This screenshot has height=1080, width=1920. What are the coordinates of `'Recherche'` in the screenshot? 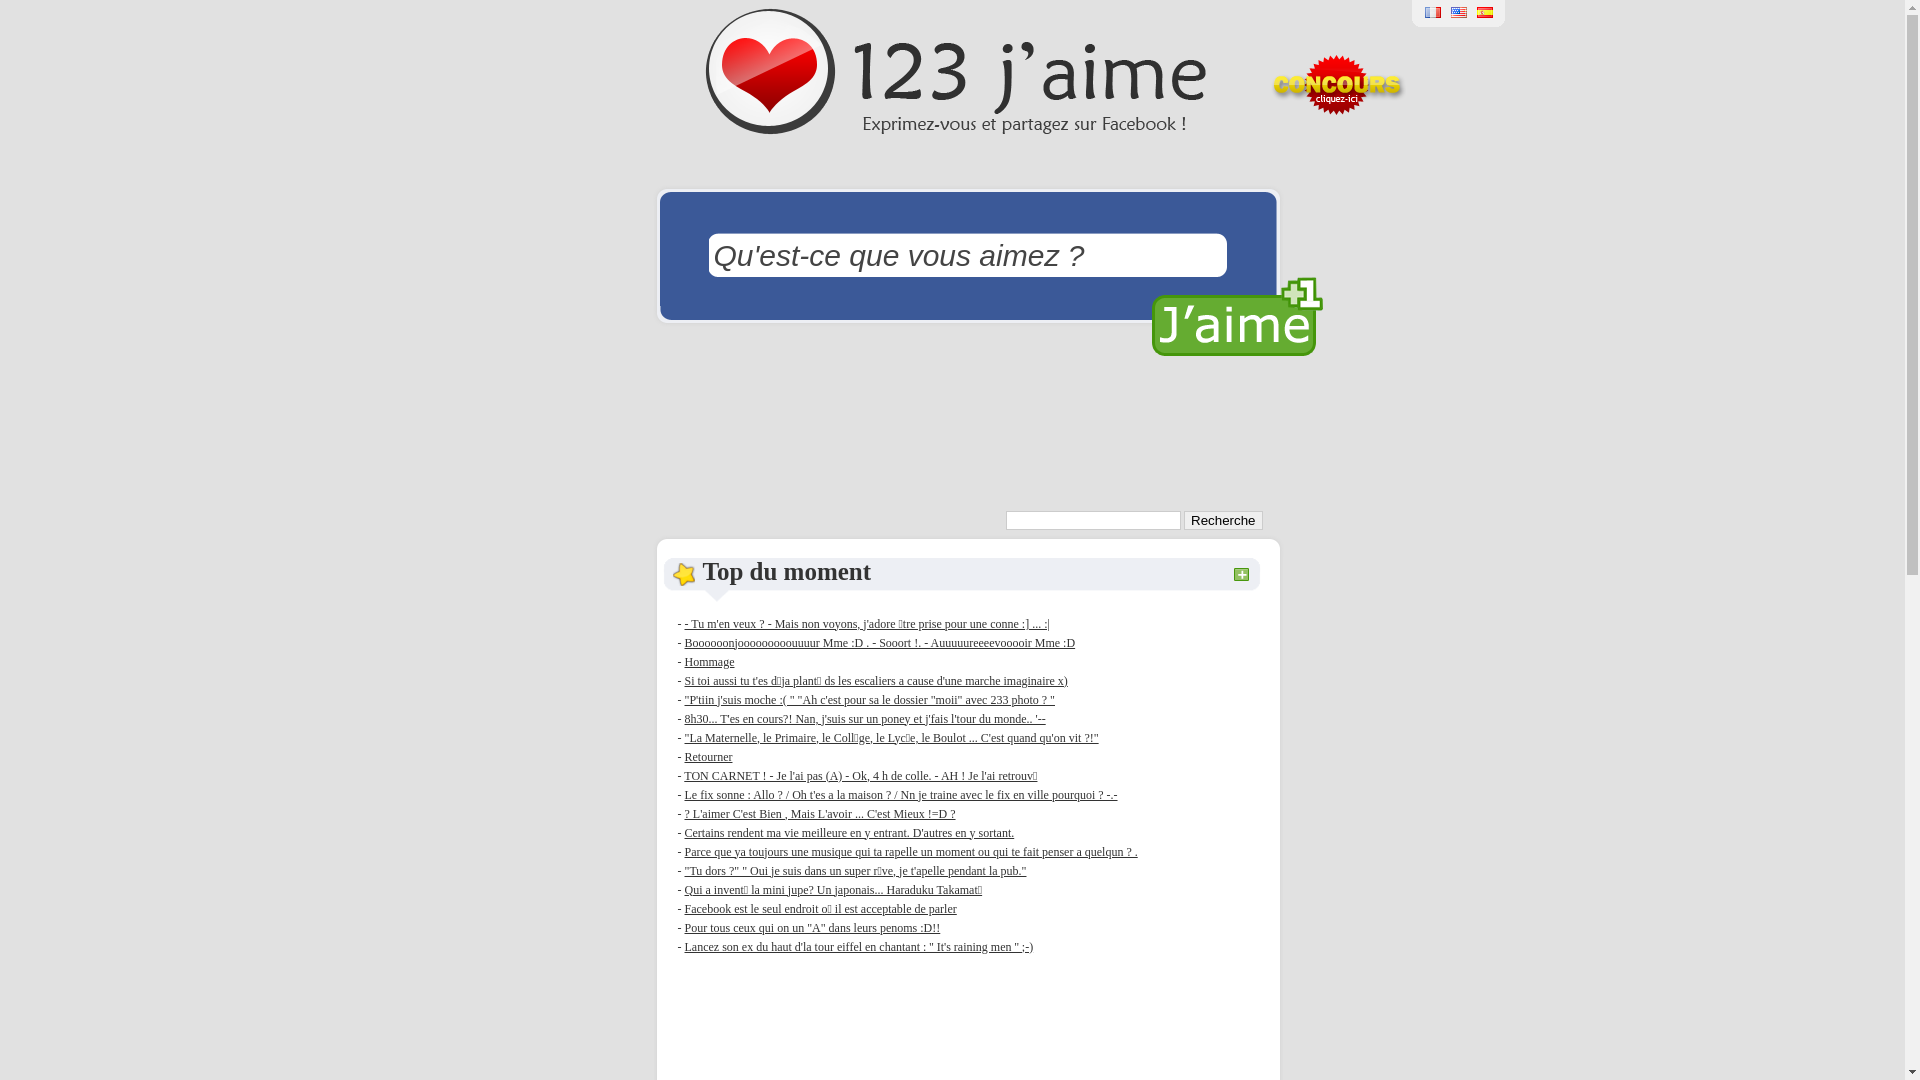 It's located at (1222, 519).